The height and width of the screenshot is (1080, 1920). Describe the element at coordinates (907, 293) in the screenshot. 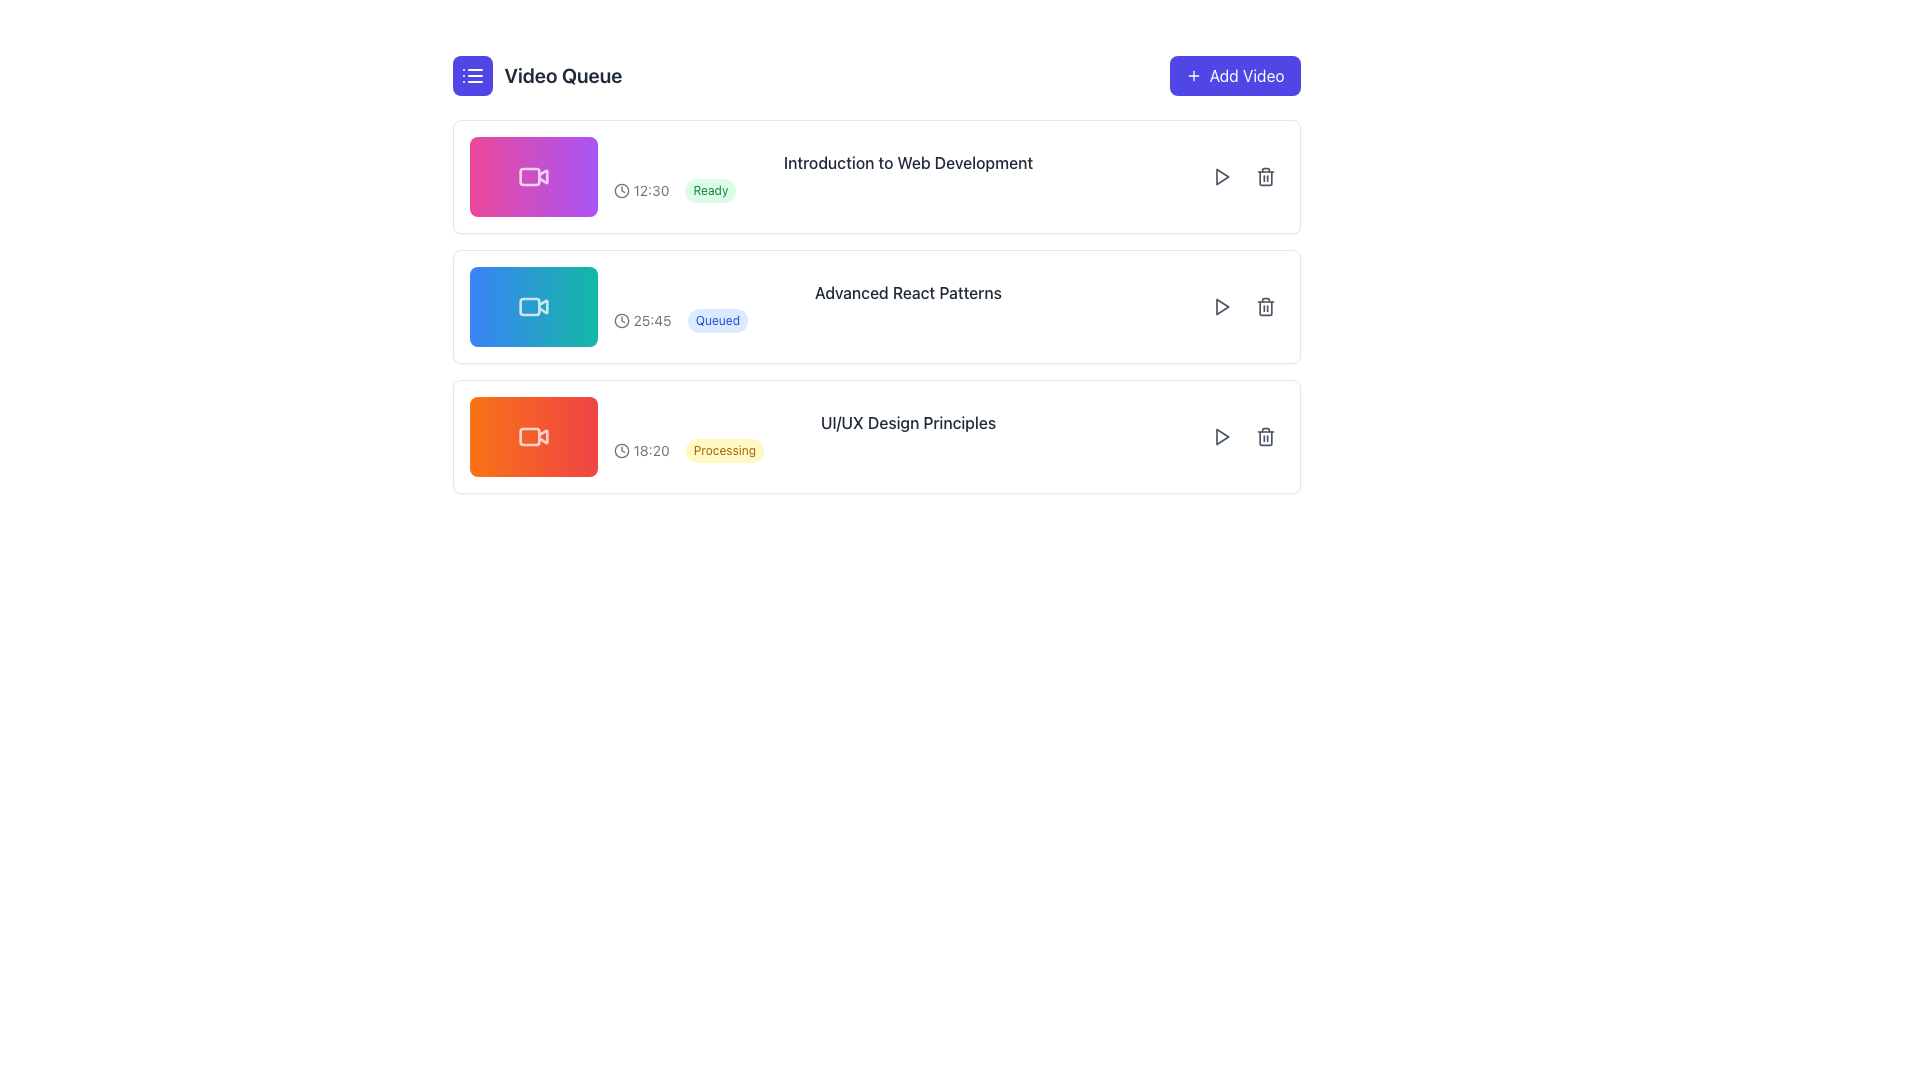

I see `text label displaying 'Advanced React Patterns', which is centrally positioned in the second row of the video item queue, below the time label '25:45'` at that location.